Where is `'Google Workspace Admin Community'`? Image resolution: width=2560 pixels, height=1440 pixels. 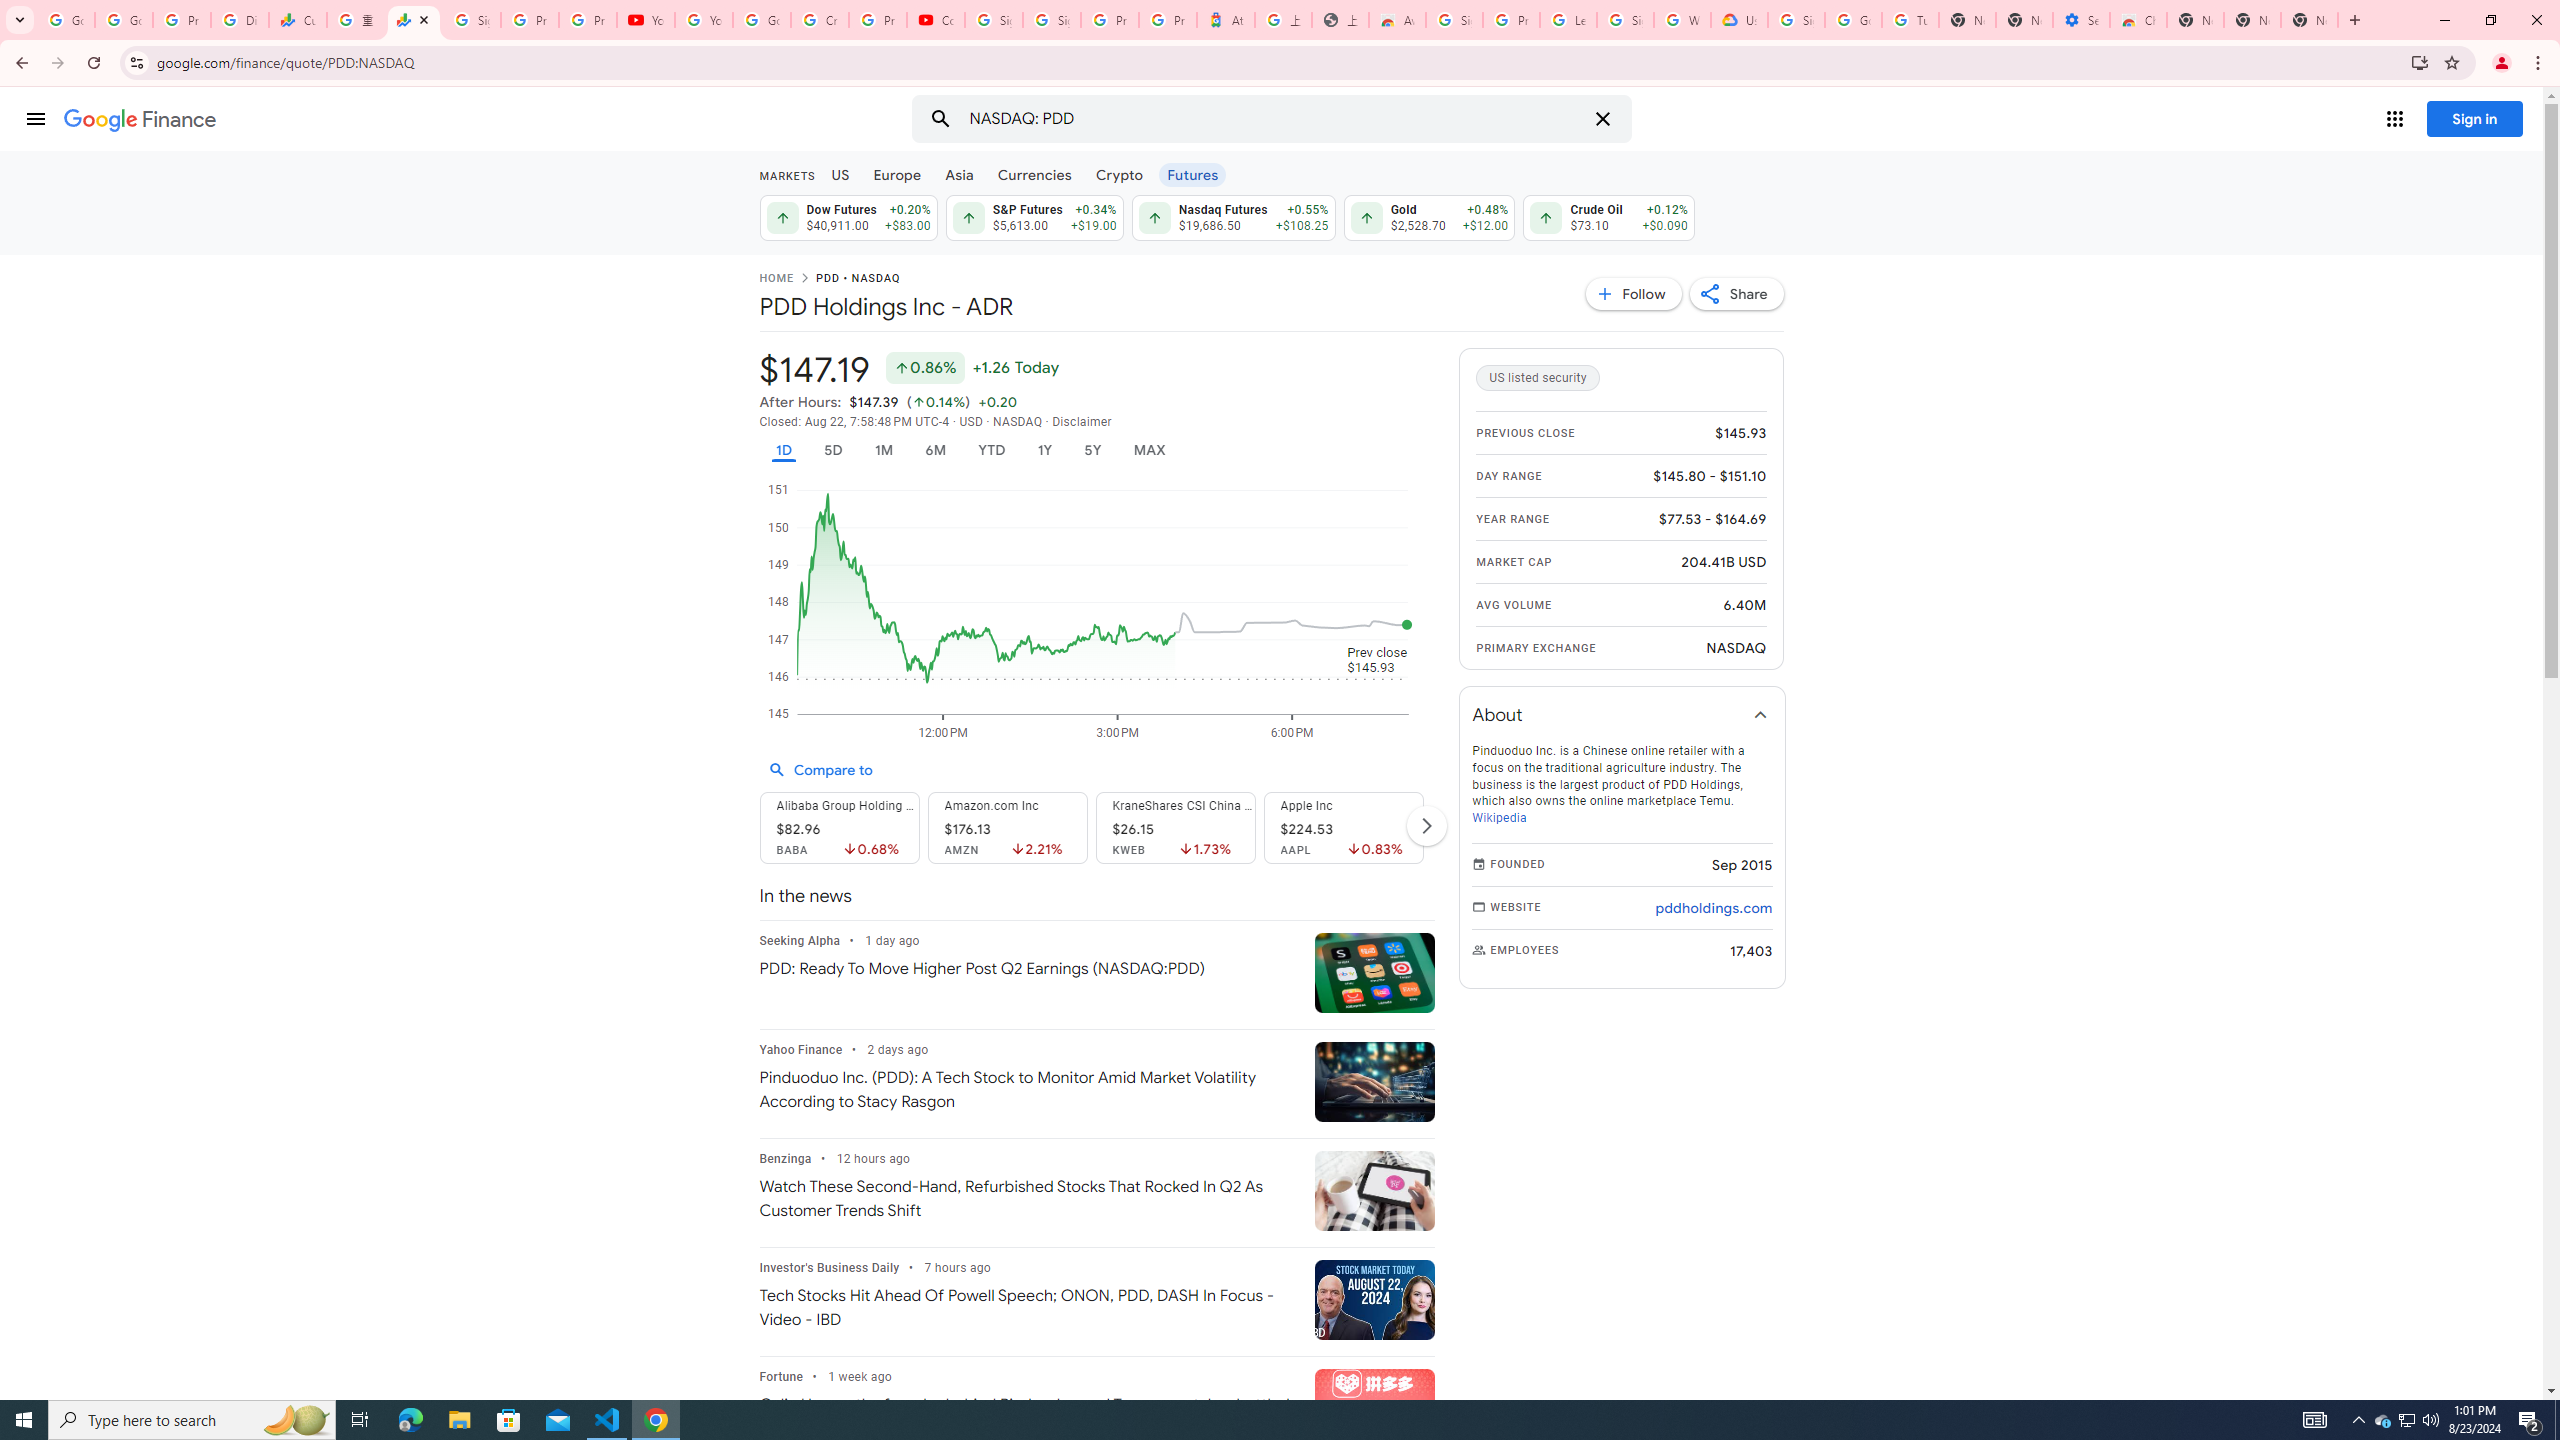 'Google Workspace Admin Community' is located at coordinates (65, 19).